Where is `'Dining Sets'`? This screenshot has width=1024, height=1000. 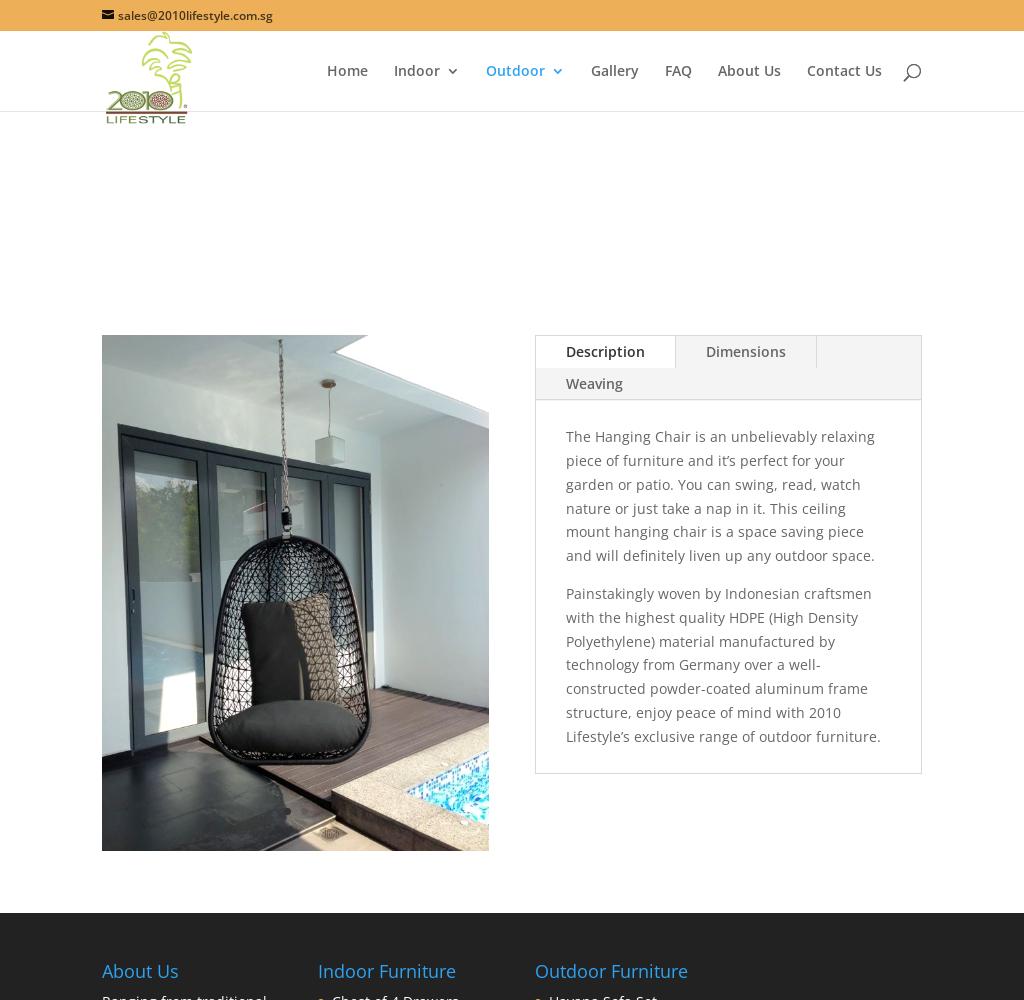 'Dining Sets' is located at coordinates (569, 157).